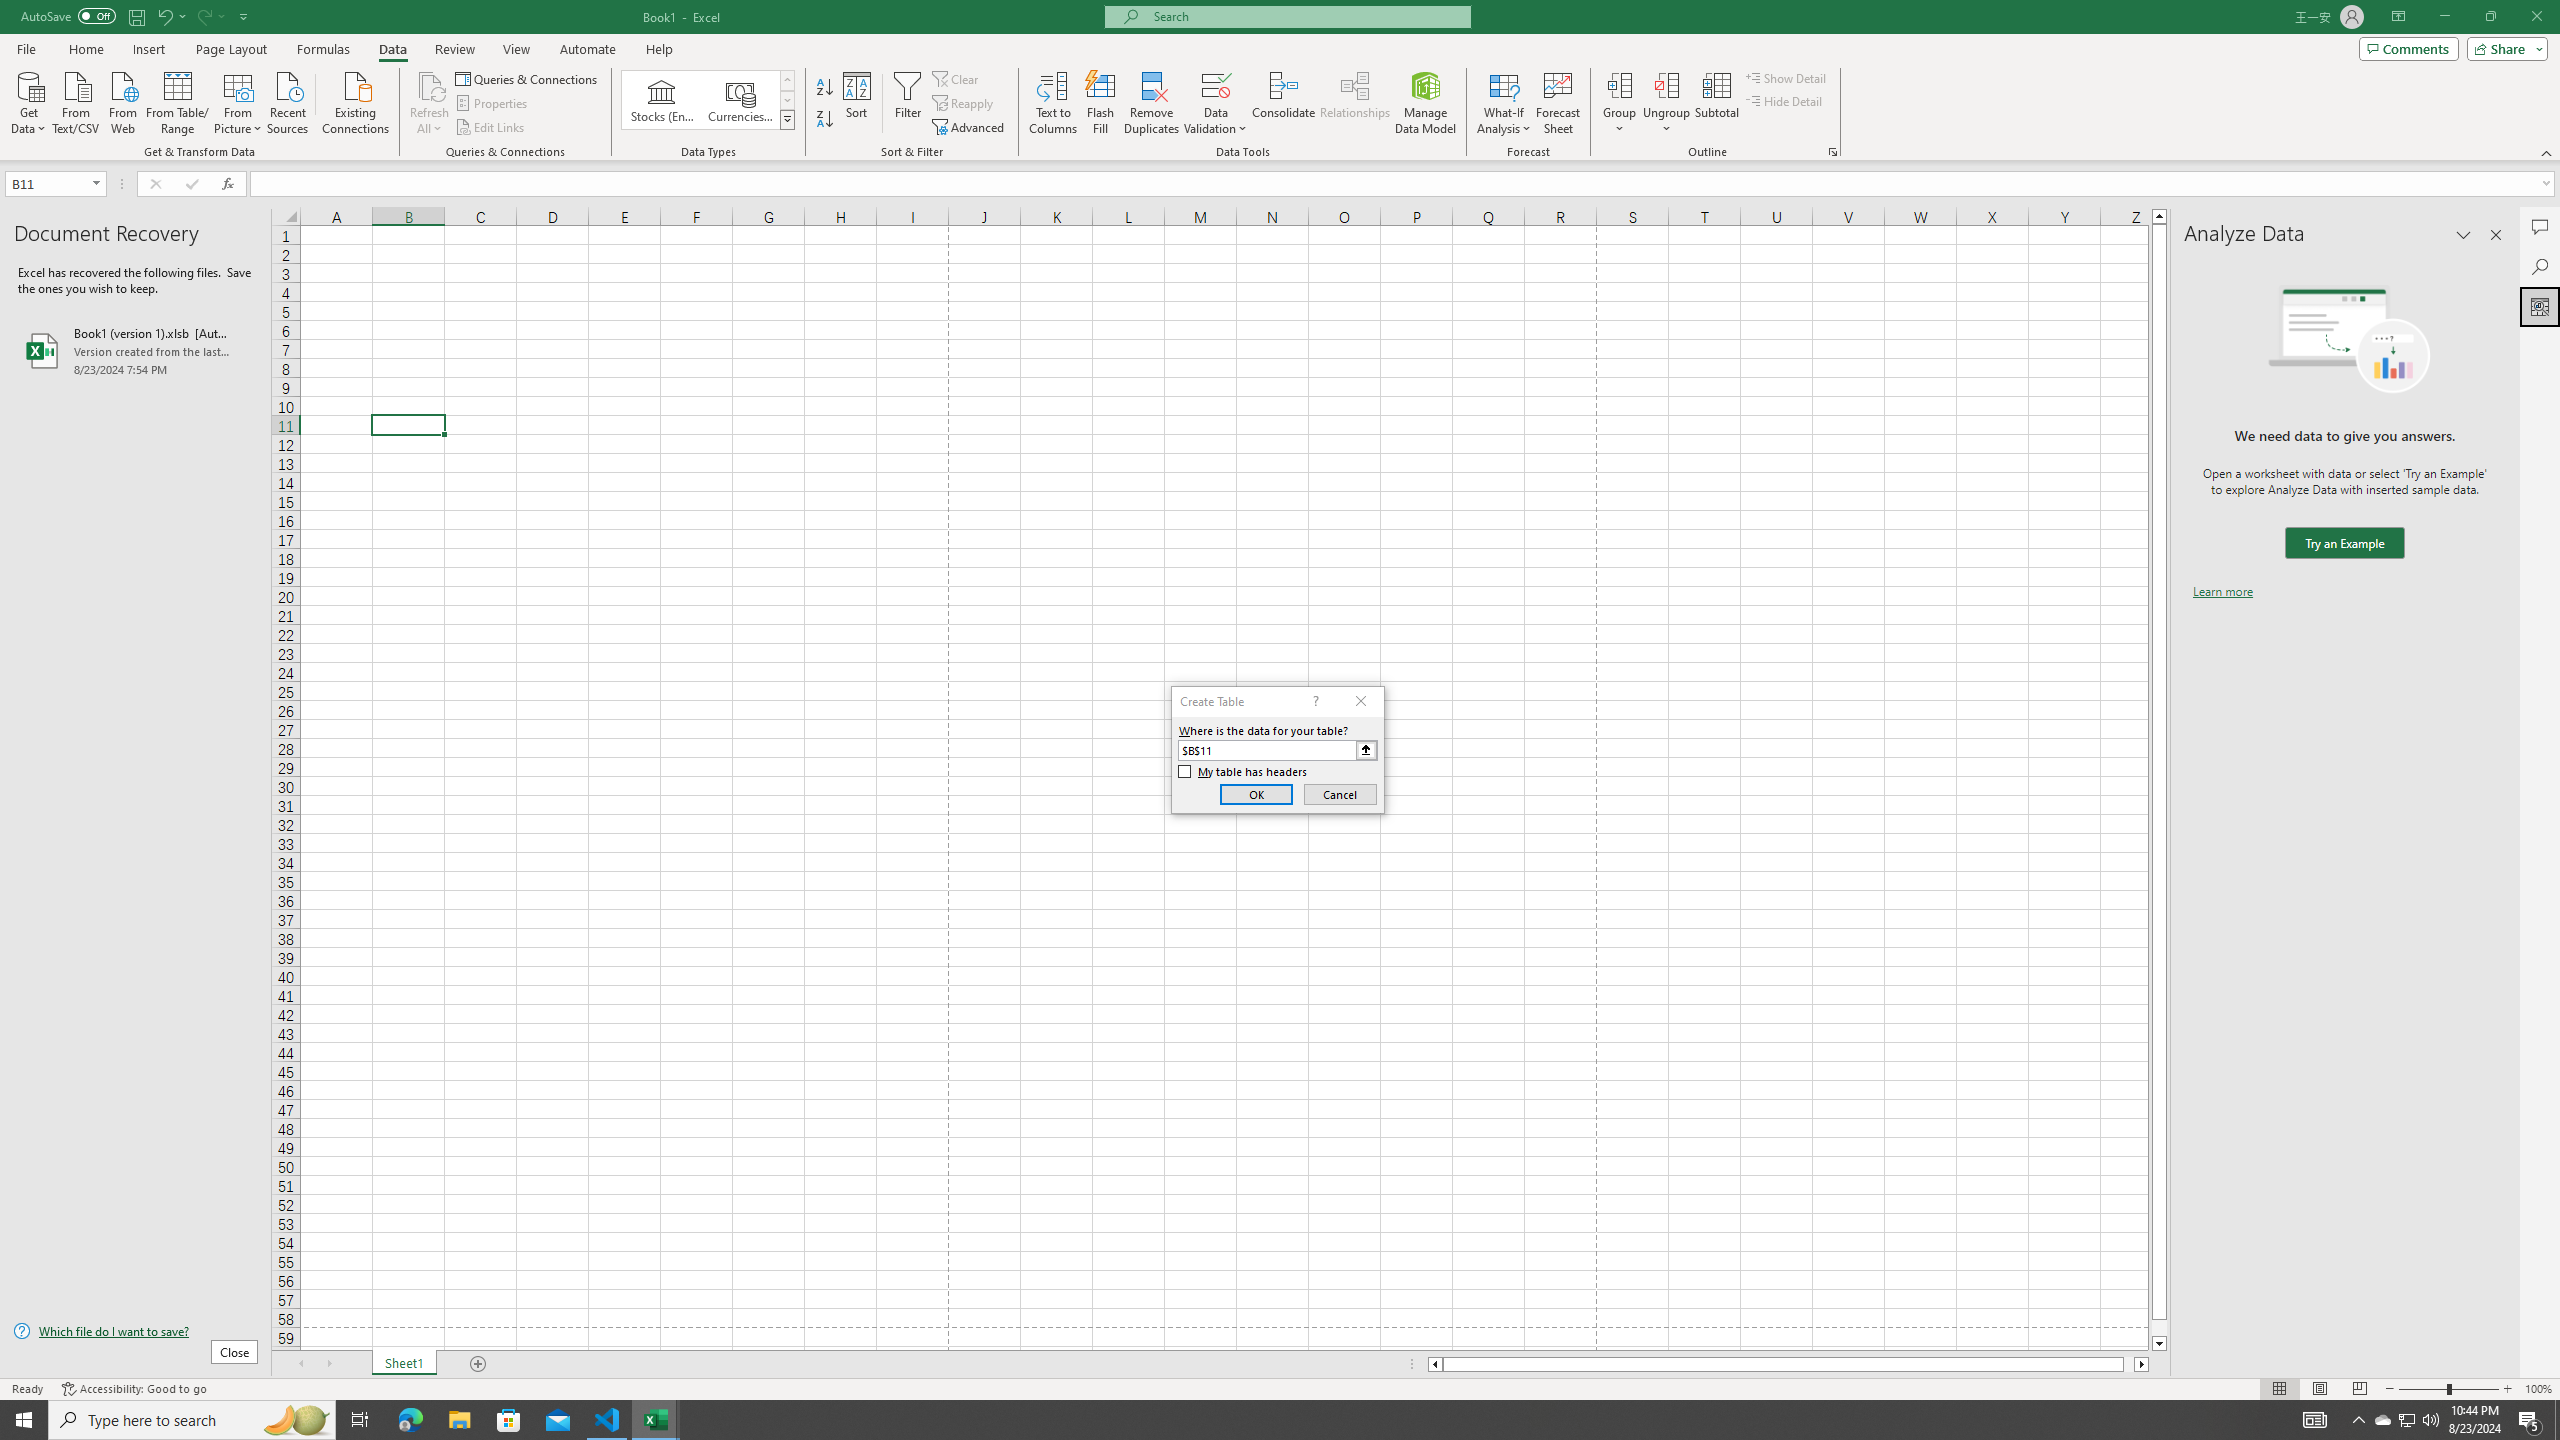 This screenshot has width=2560, height=1440. What do you see at coordinates (429, 84) in the screenshot?
I see `'Refresh All'` at bounding box center [429, 84].